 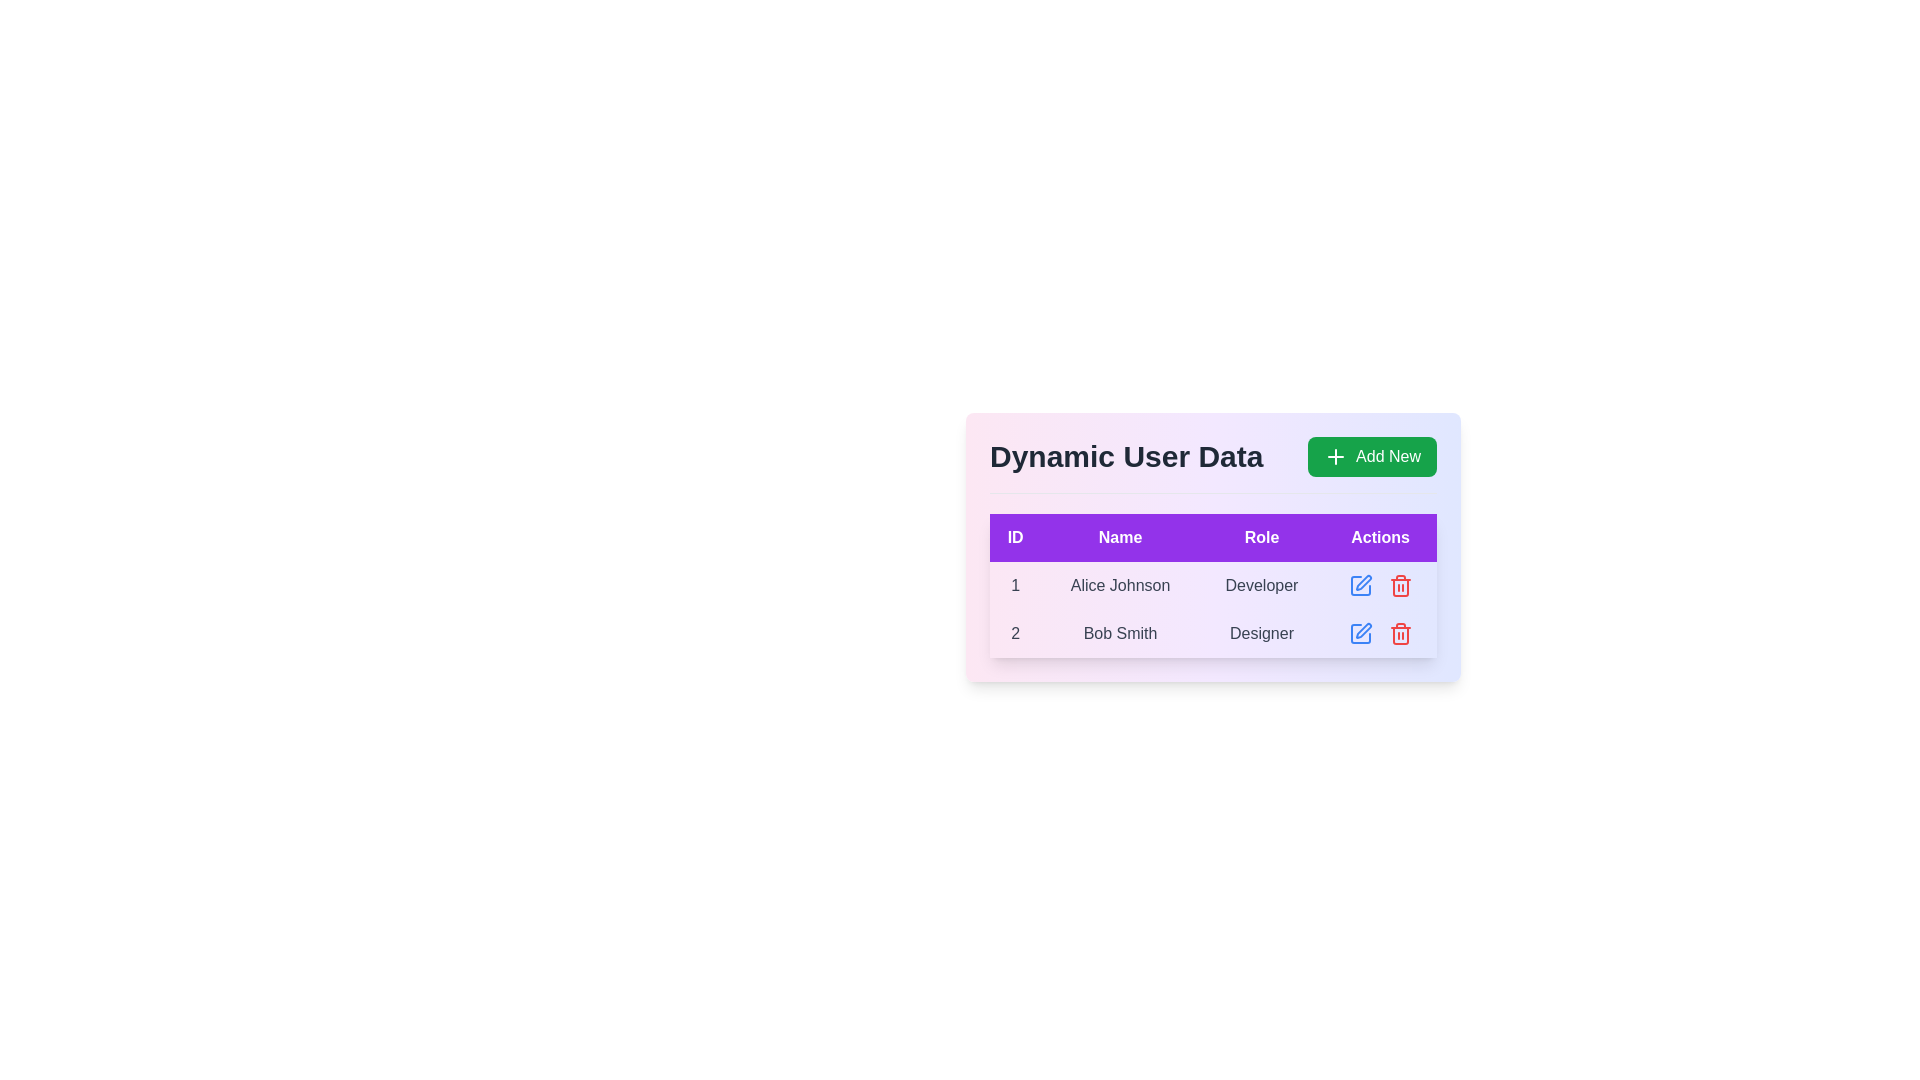 I want to click on the small text element displaying the number '1' which is positioned at the top-left corner of the row containing 'Alice Johnson, Developer', so click(x=1015, y=585).